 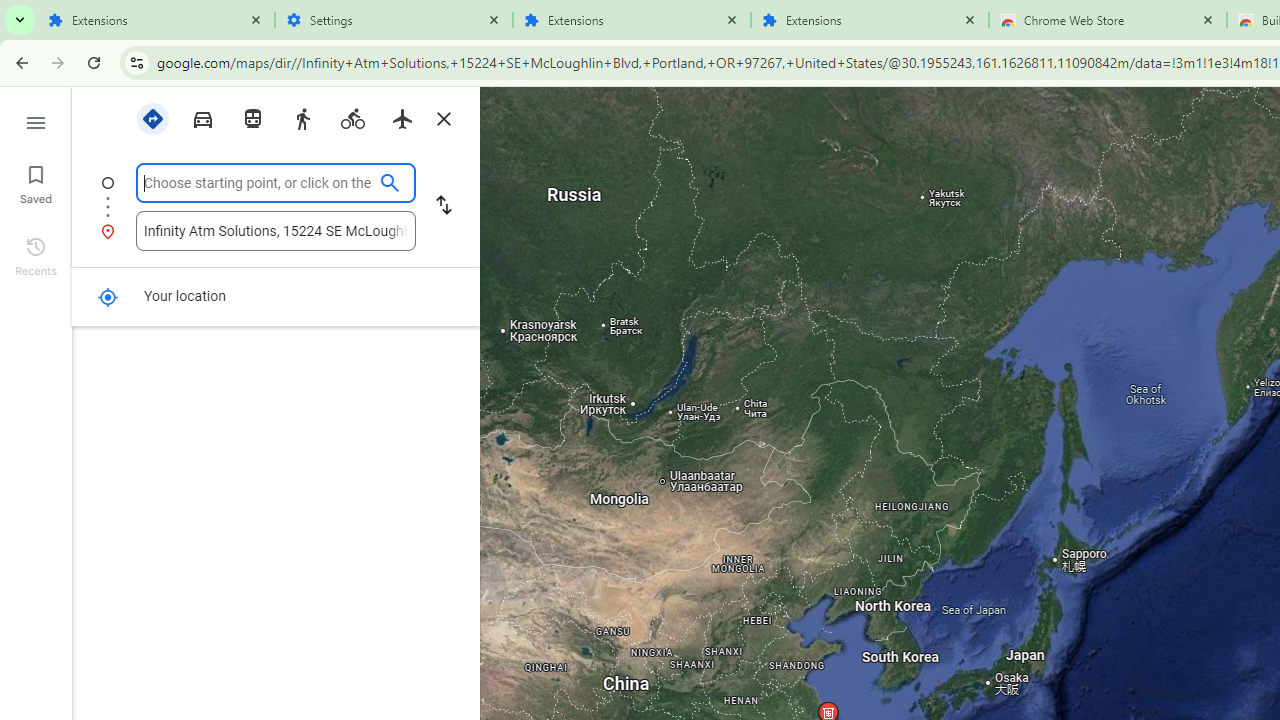 What do you see at coordinates (202, 119) in the screenshot?
I see `'Driving'` at bounding box center [202, 119].